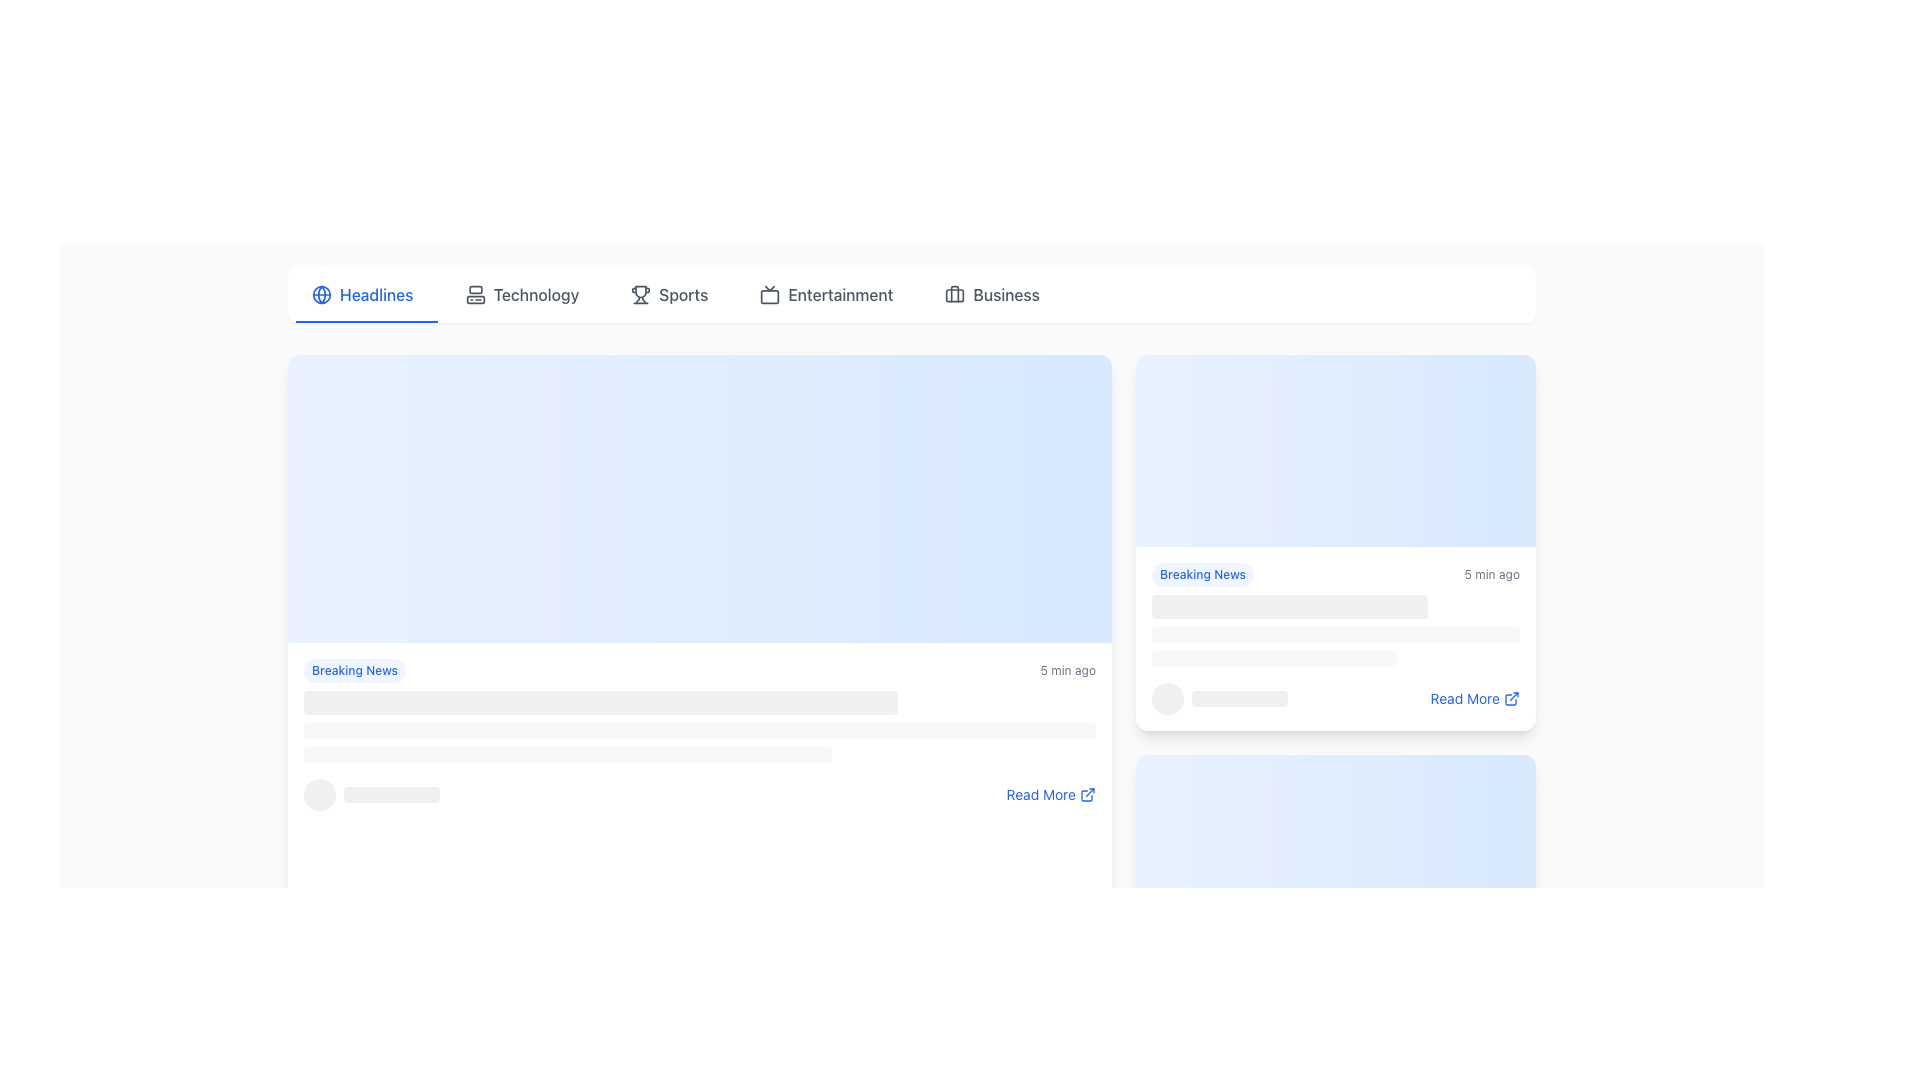 The image size is (1920, 1080). I want to click on text displaying '5 min ago' in small, gray-colored font, positioned on the right side of the 'Breaking News' label, so click(1067, 671).